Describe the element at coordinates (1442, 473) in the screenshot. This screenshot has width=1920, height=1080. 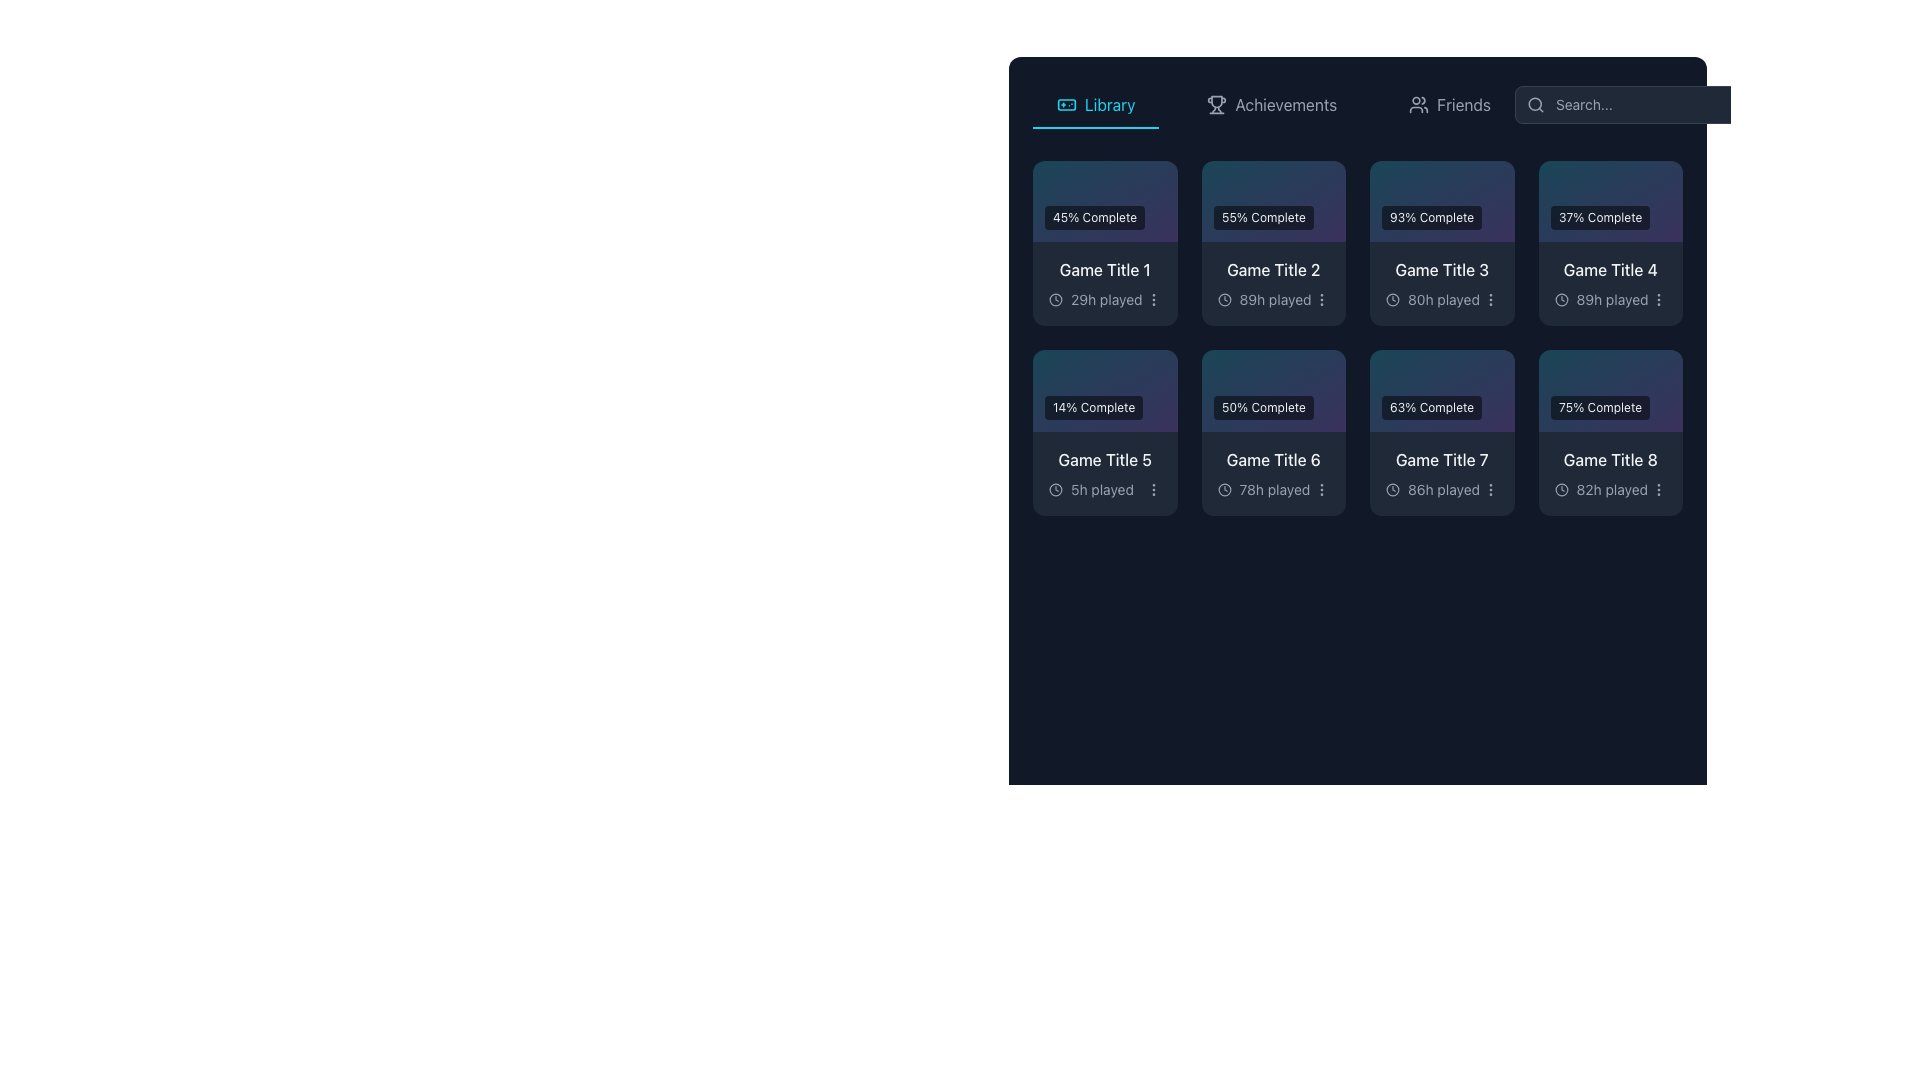
I see `game information displayed on the Informative card titled 'Game Title 7' located in the fourth row, second column of the game library grid` at that location.